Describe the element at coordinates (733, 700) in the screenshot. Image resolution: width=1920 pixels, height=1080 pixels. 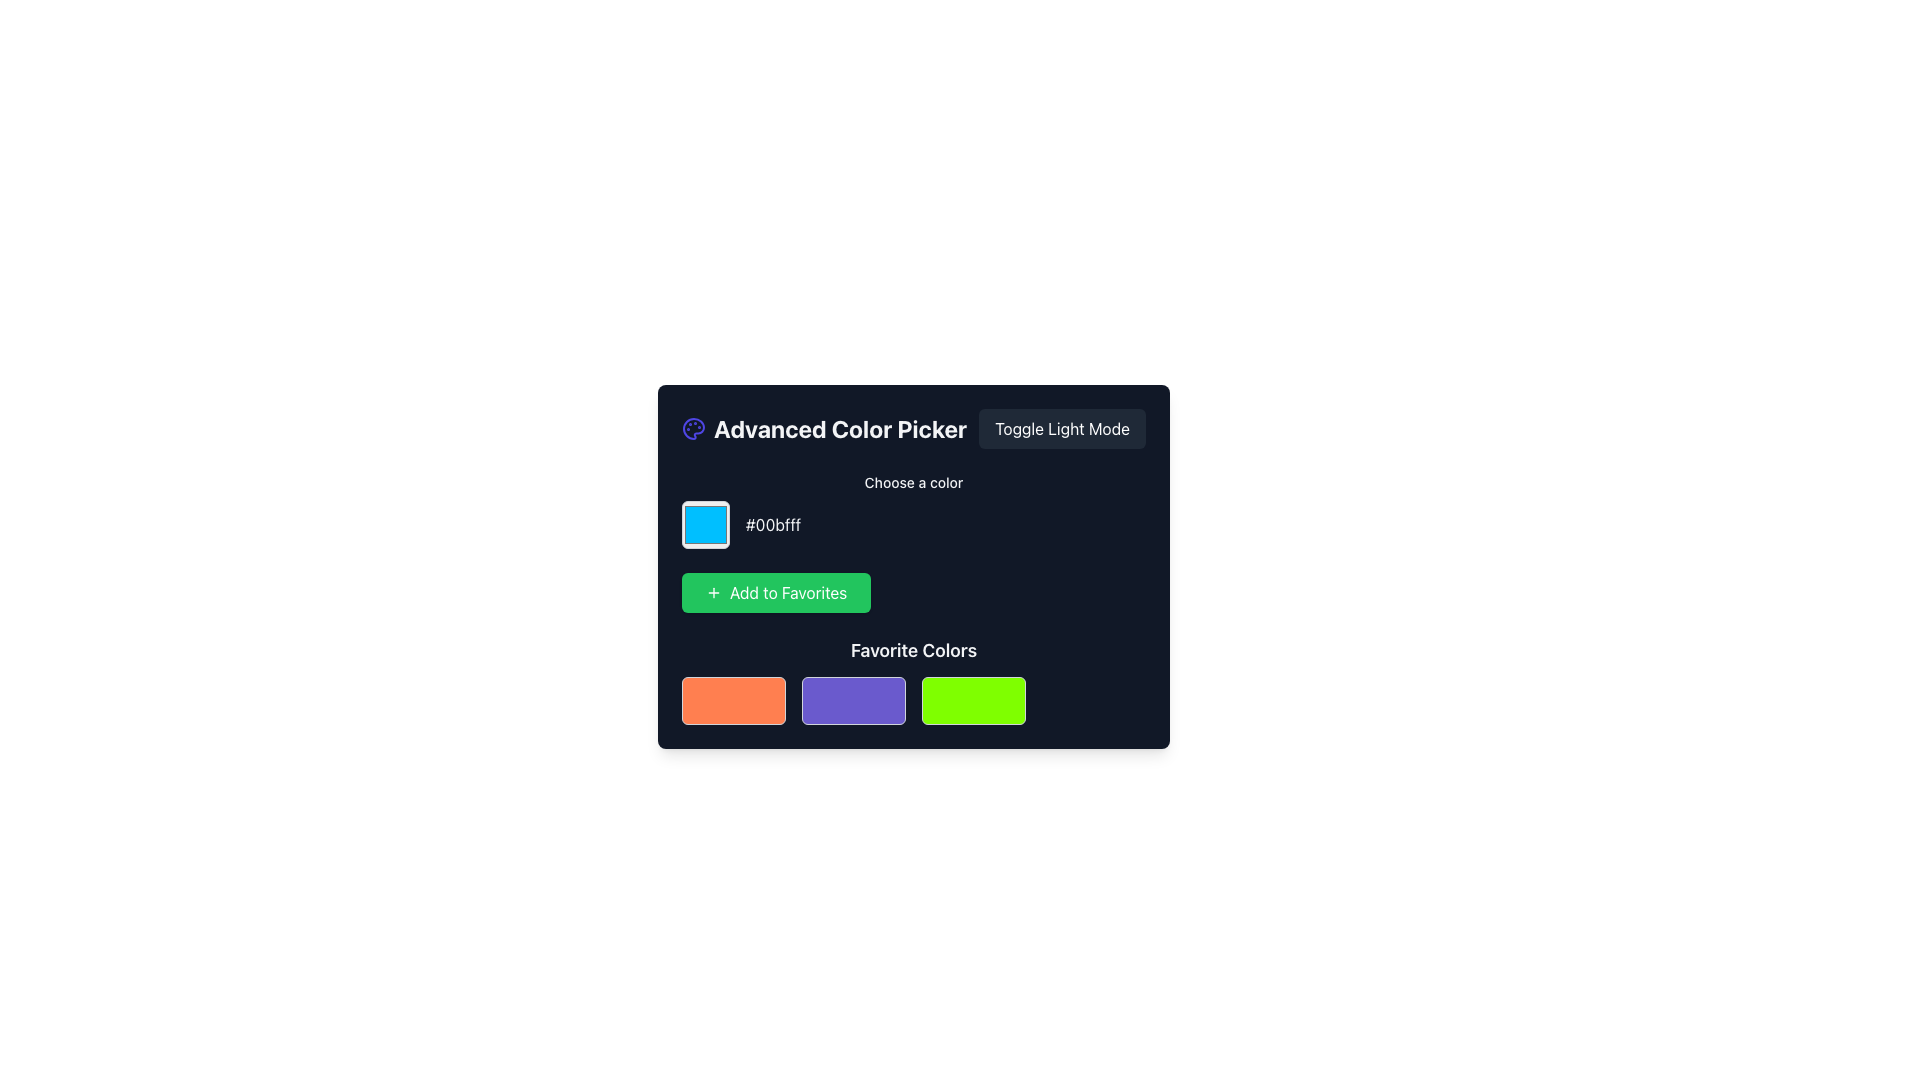
I see `the vibrant orange color tile, which is the first tile in a row of four under the 'Favorite Colors' section` at that location.